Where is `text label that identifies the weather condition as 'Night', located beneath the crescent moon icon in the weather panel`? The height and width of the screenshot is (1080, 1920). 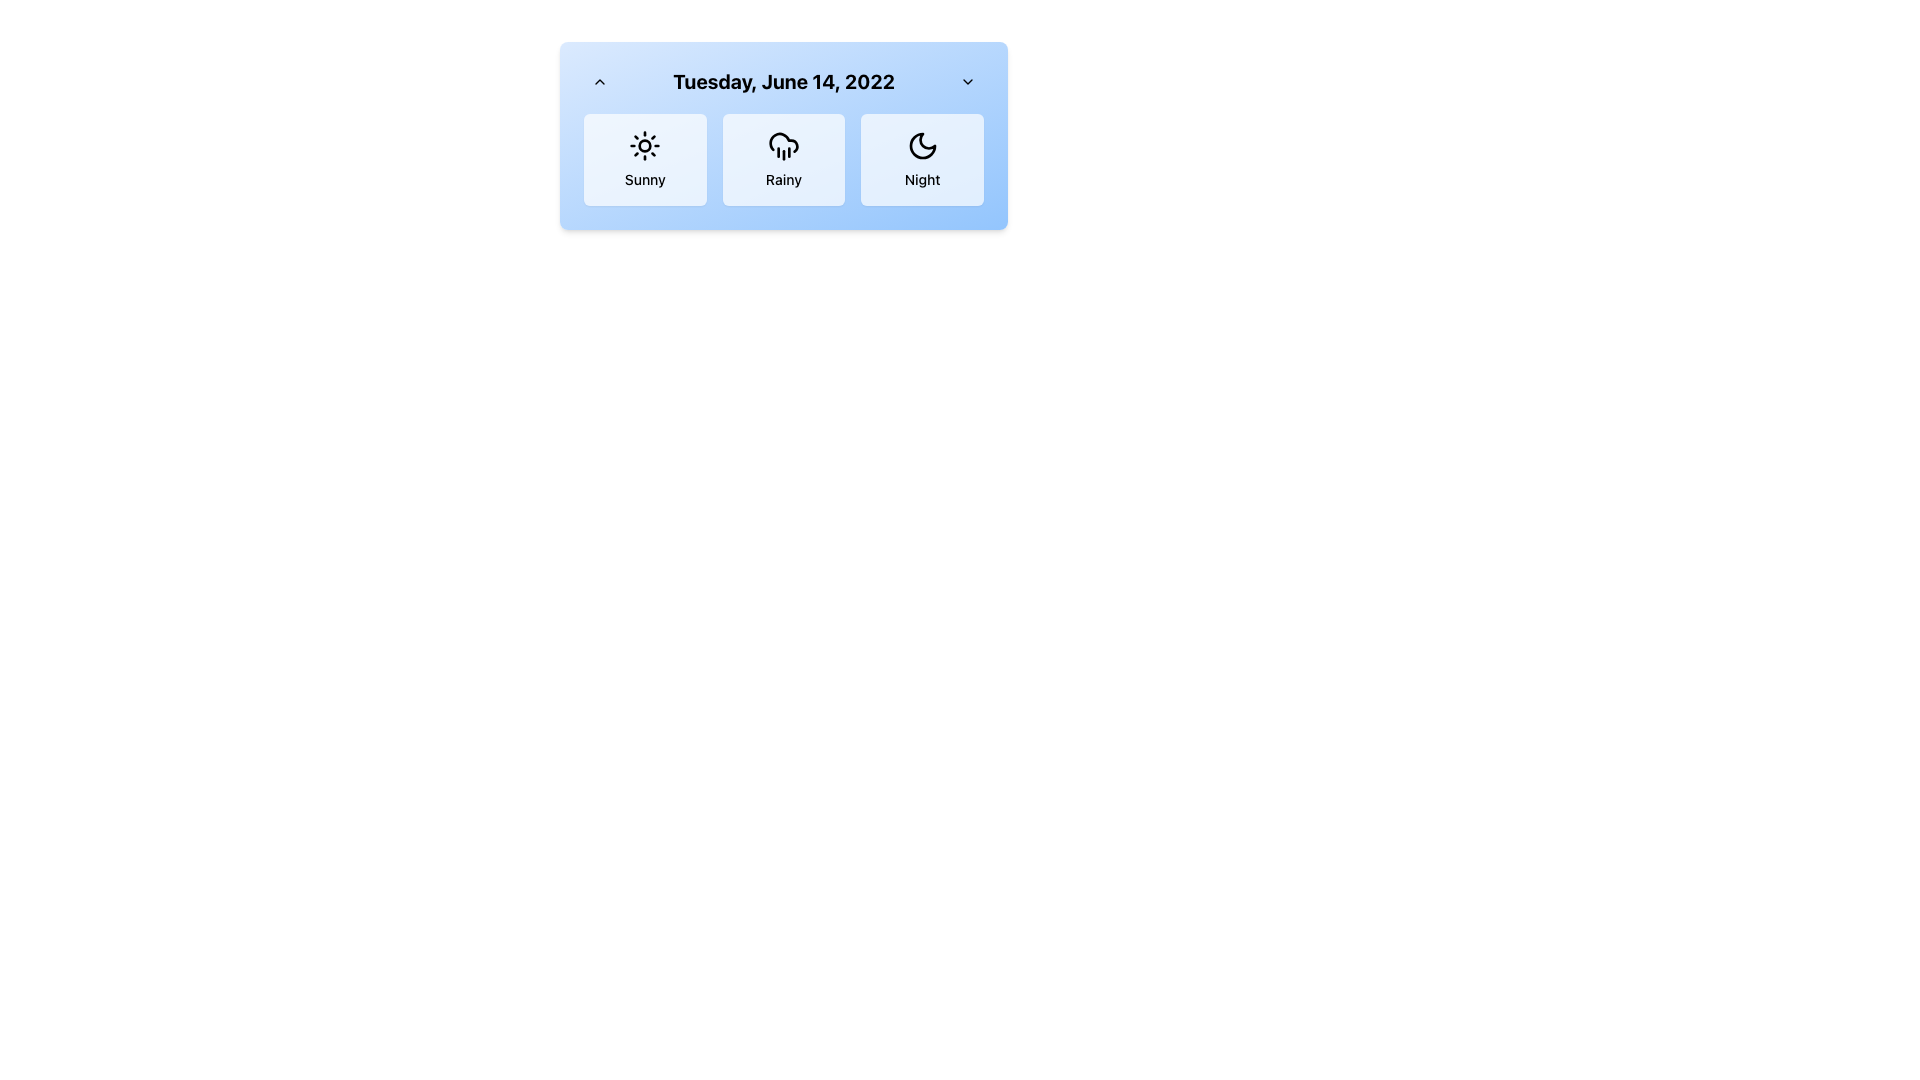 text label that identifies the weather condition as 'Night', located beneath the crescent moon icon in the weather panel is located at coordinates (921, 180).